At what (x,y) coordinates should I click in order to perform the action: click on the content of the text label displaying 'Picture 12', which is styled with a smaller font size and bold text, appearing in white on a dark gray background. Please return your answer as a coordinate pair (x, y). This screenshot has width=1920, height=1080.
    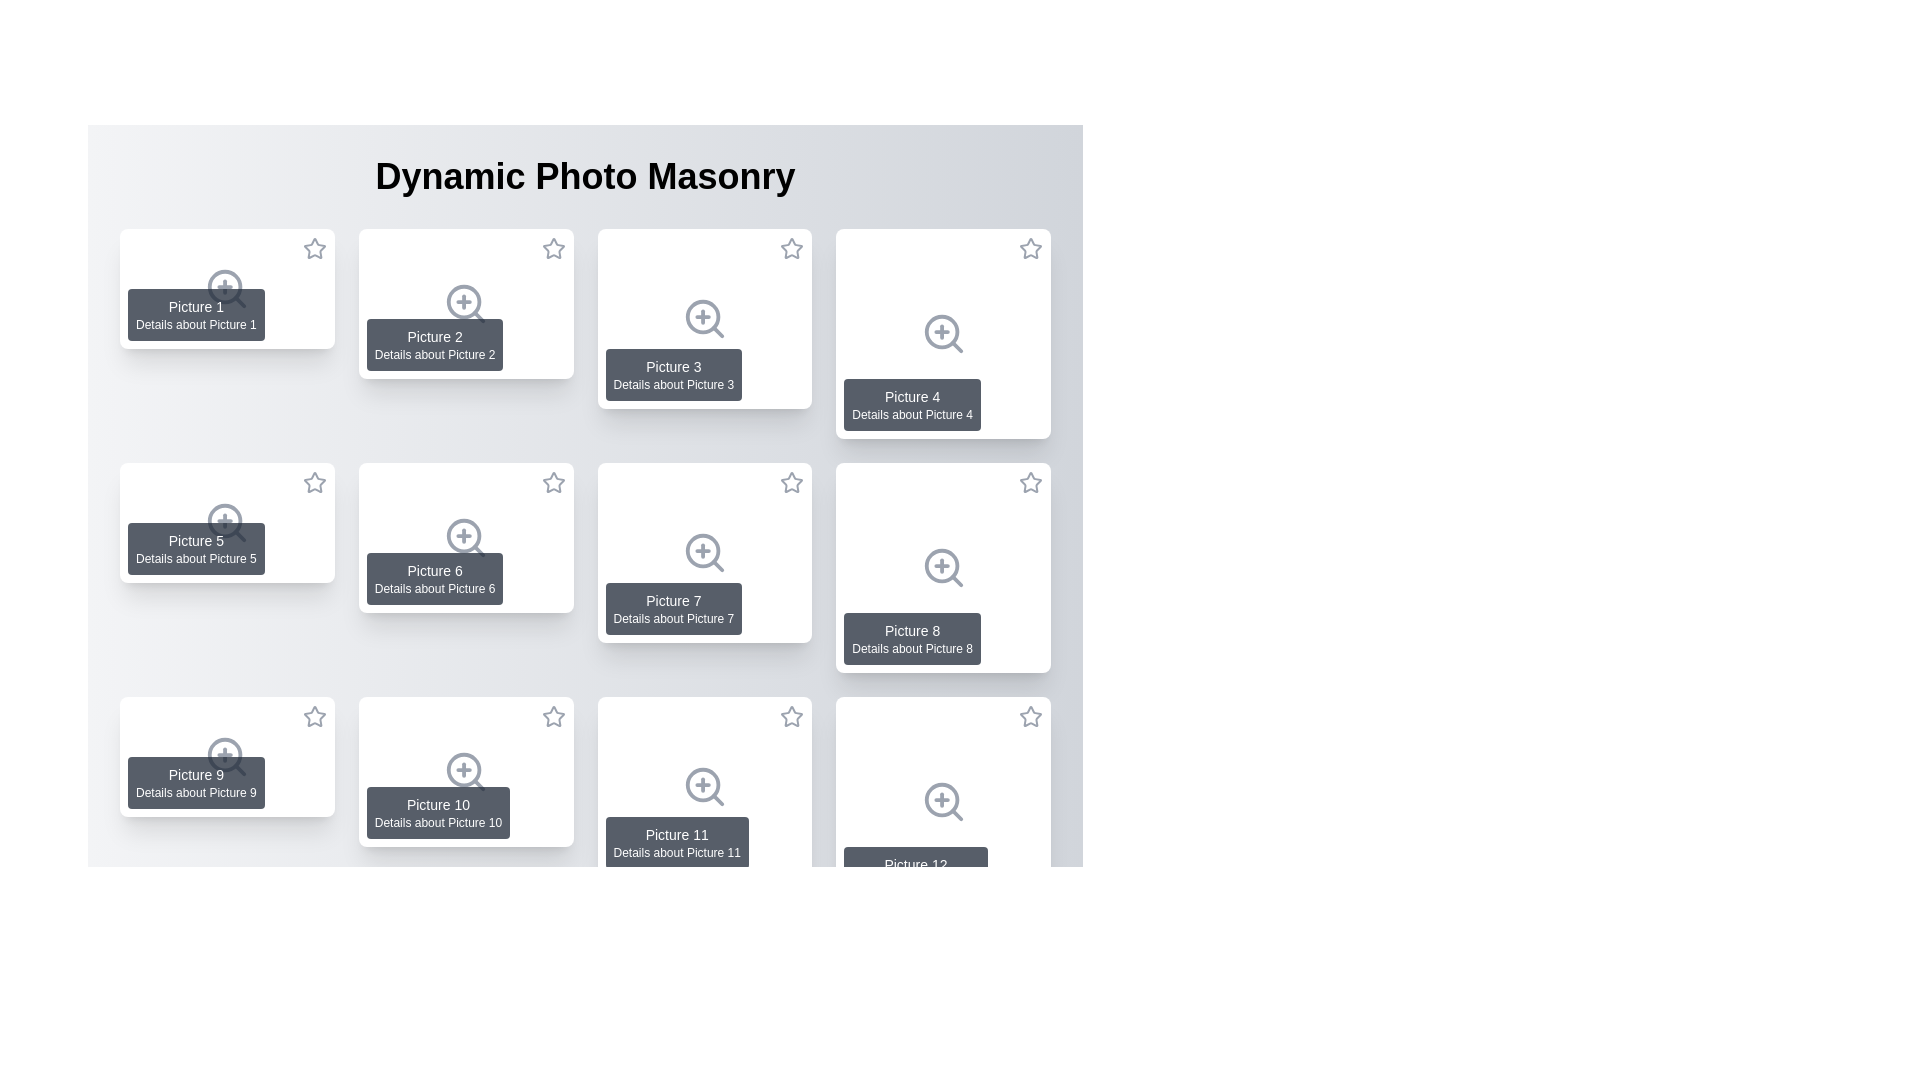
    Looking at the image, I should click on (915, 863).